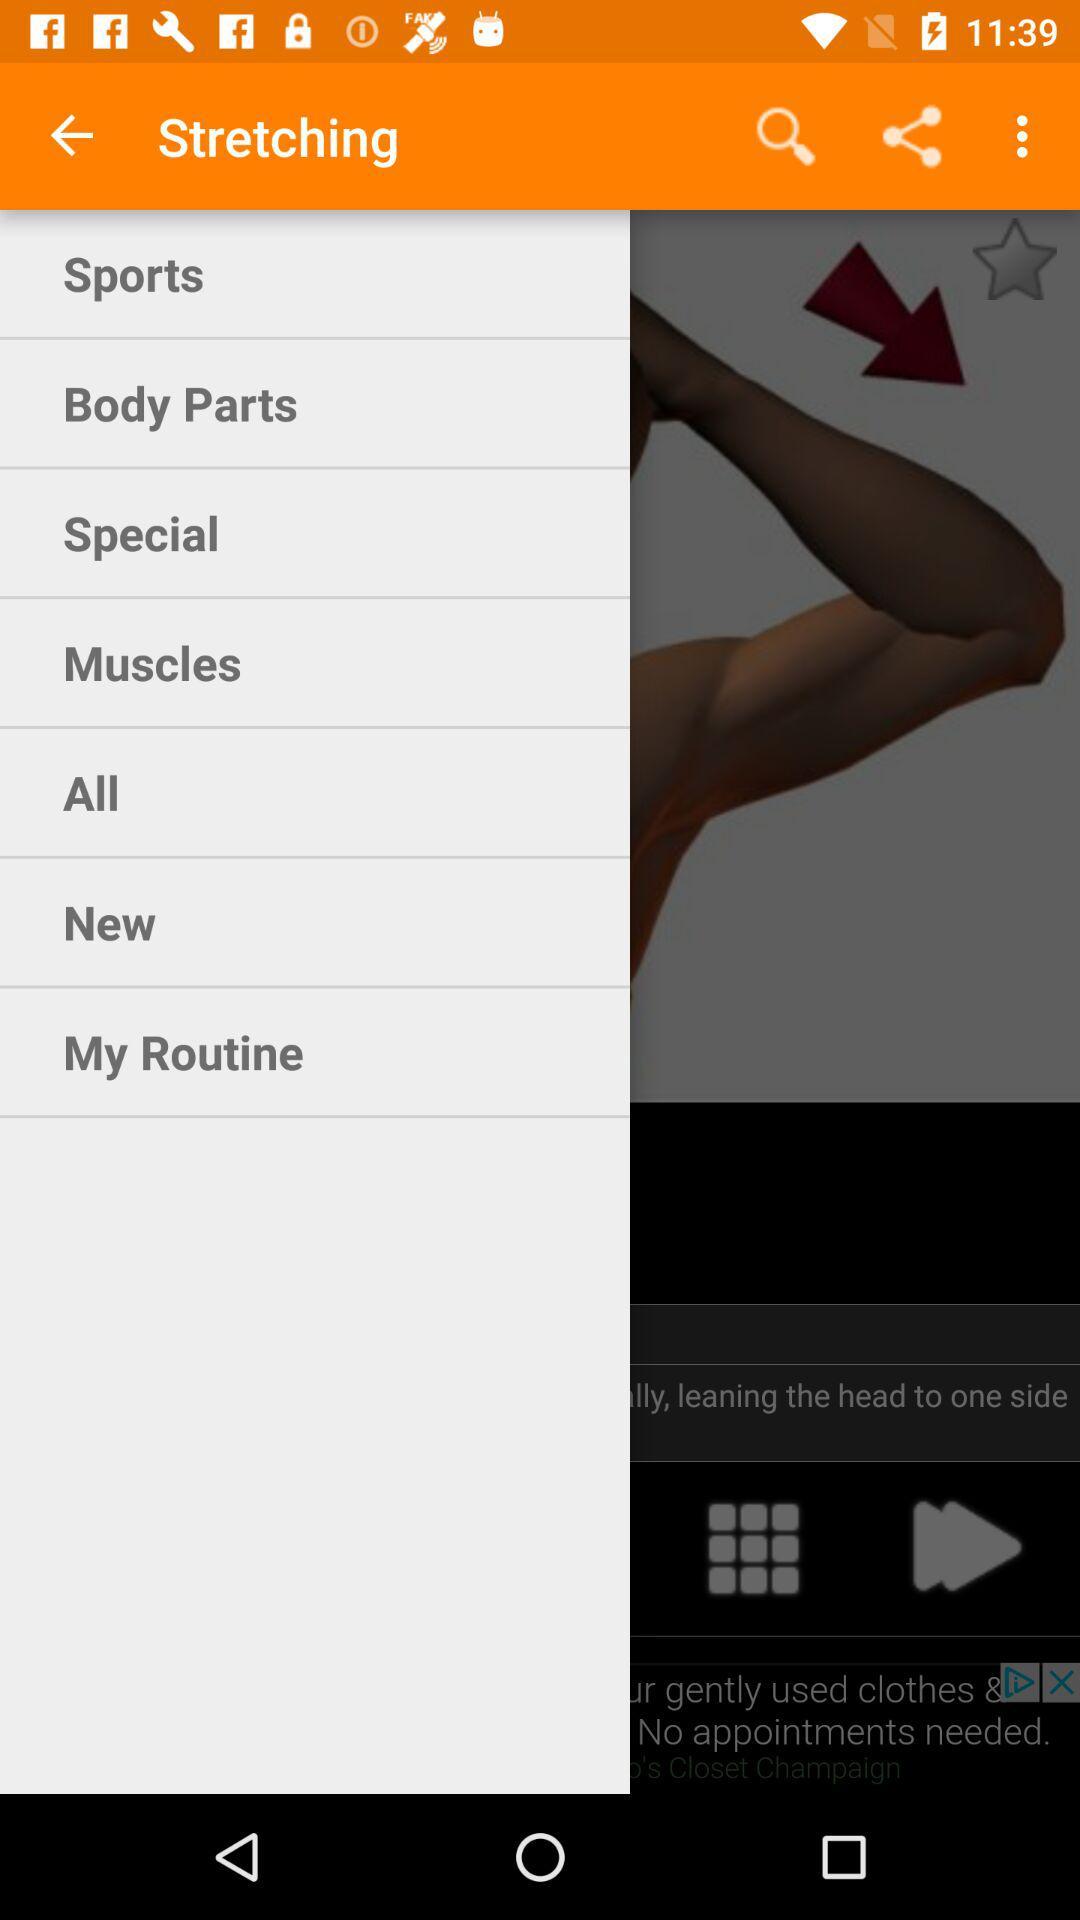 The height and width of the screenshot is (1920, 1080). What do you see at coordinates (1014, 258) in the screenshot?
I see `the star icon` at bounding box center [1014, 258].